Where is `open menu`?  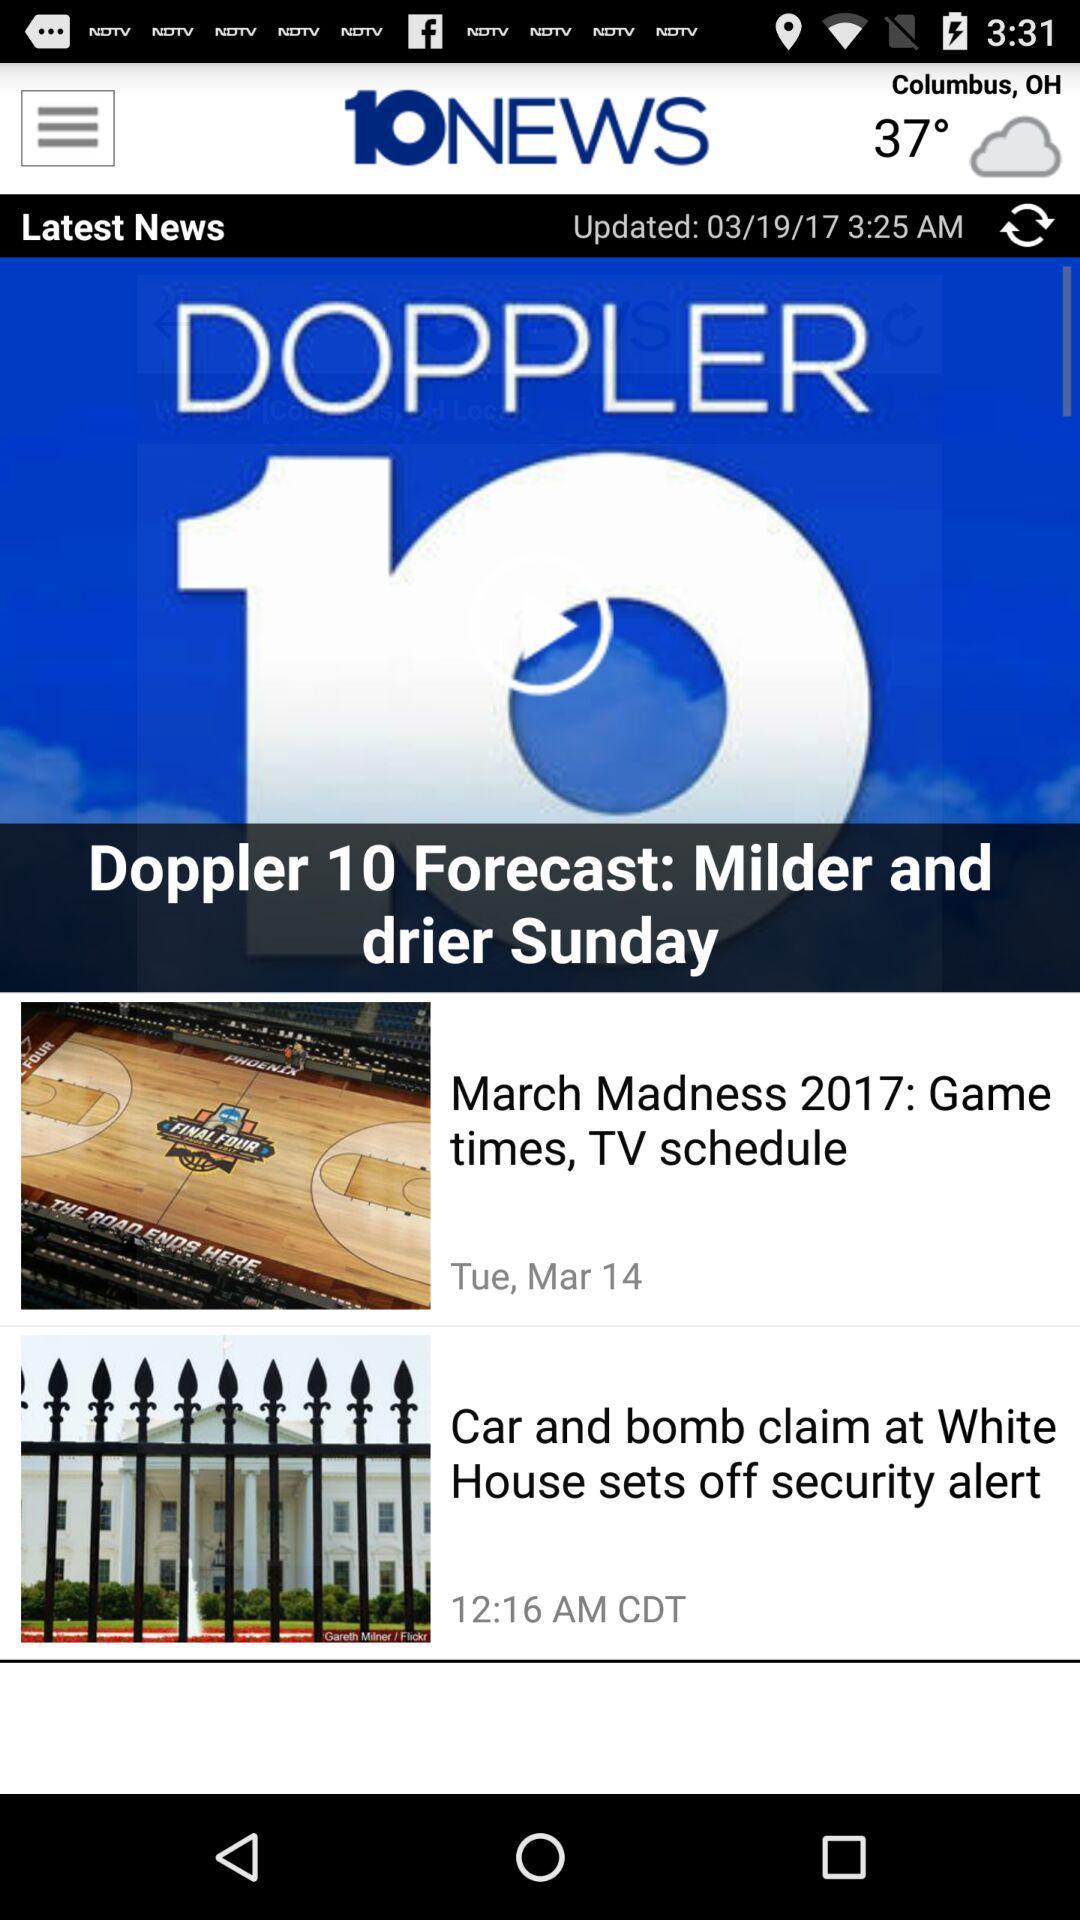
open menu is located at coordinates (66, 127).